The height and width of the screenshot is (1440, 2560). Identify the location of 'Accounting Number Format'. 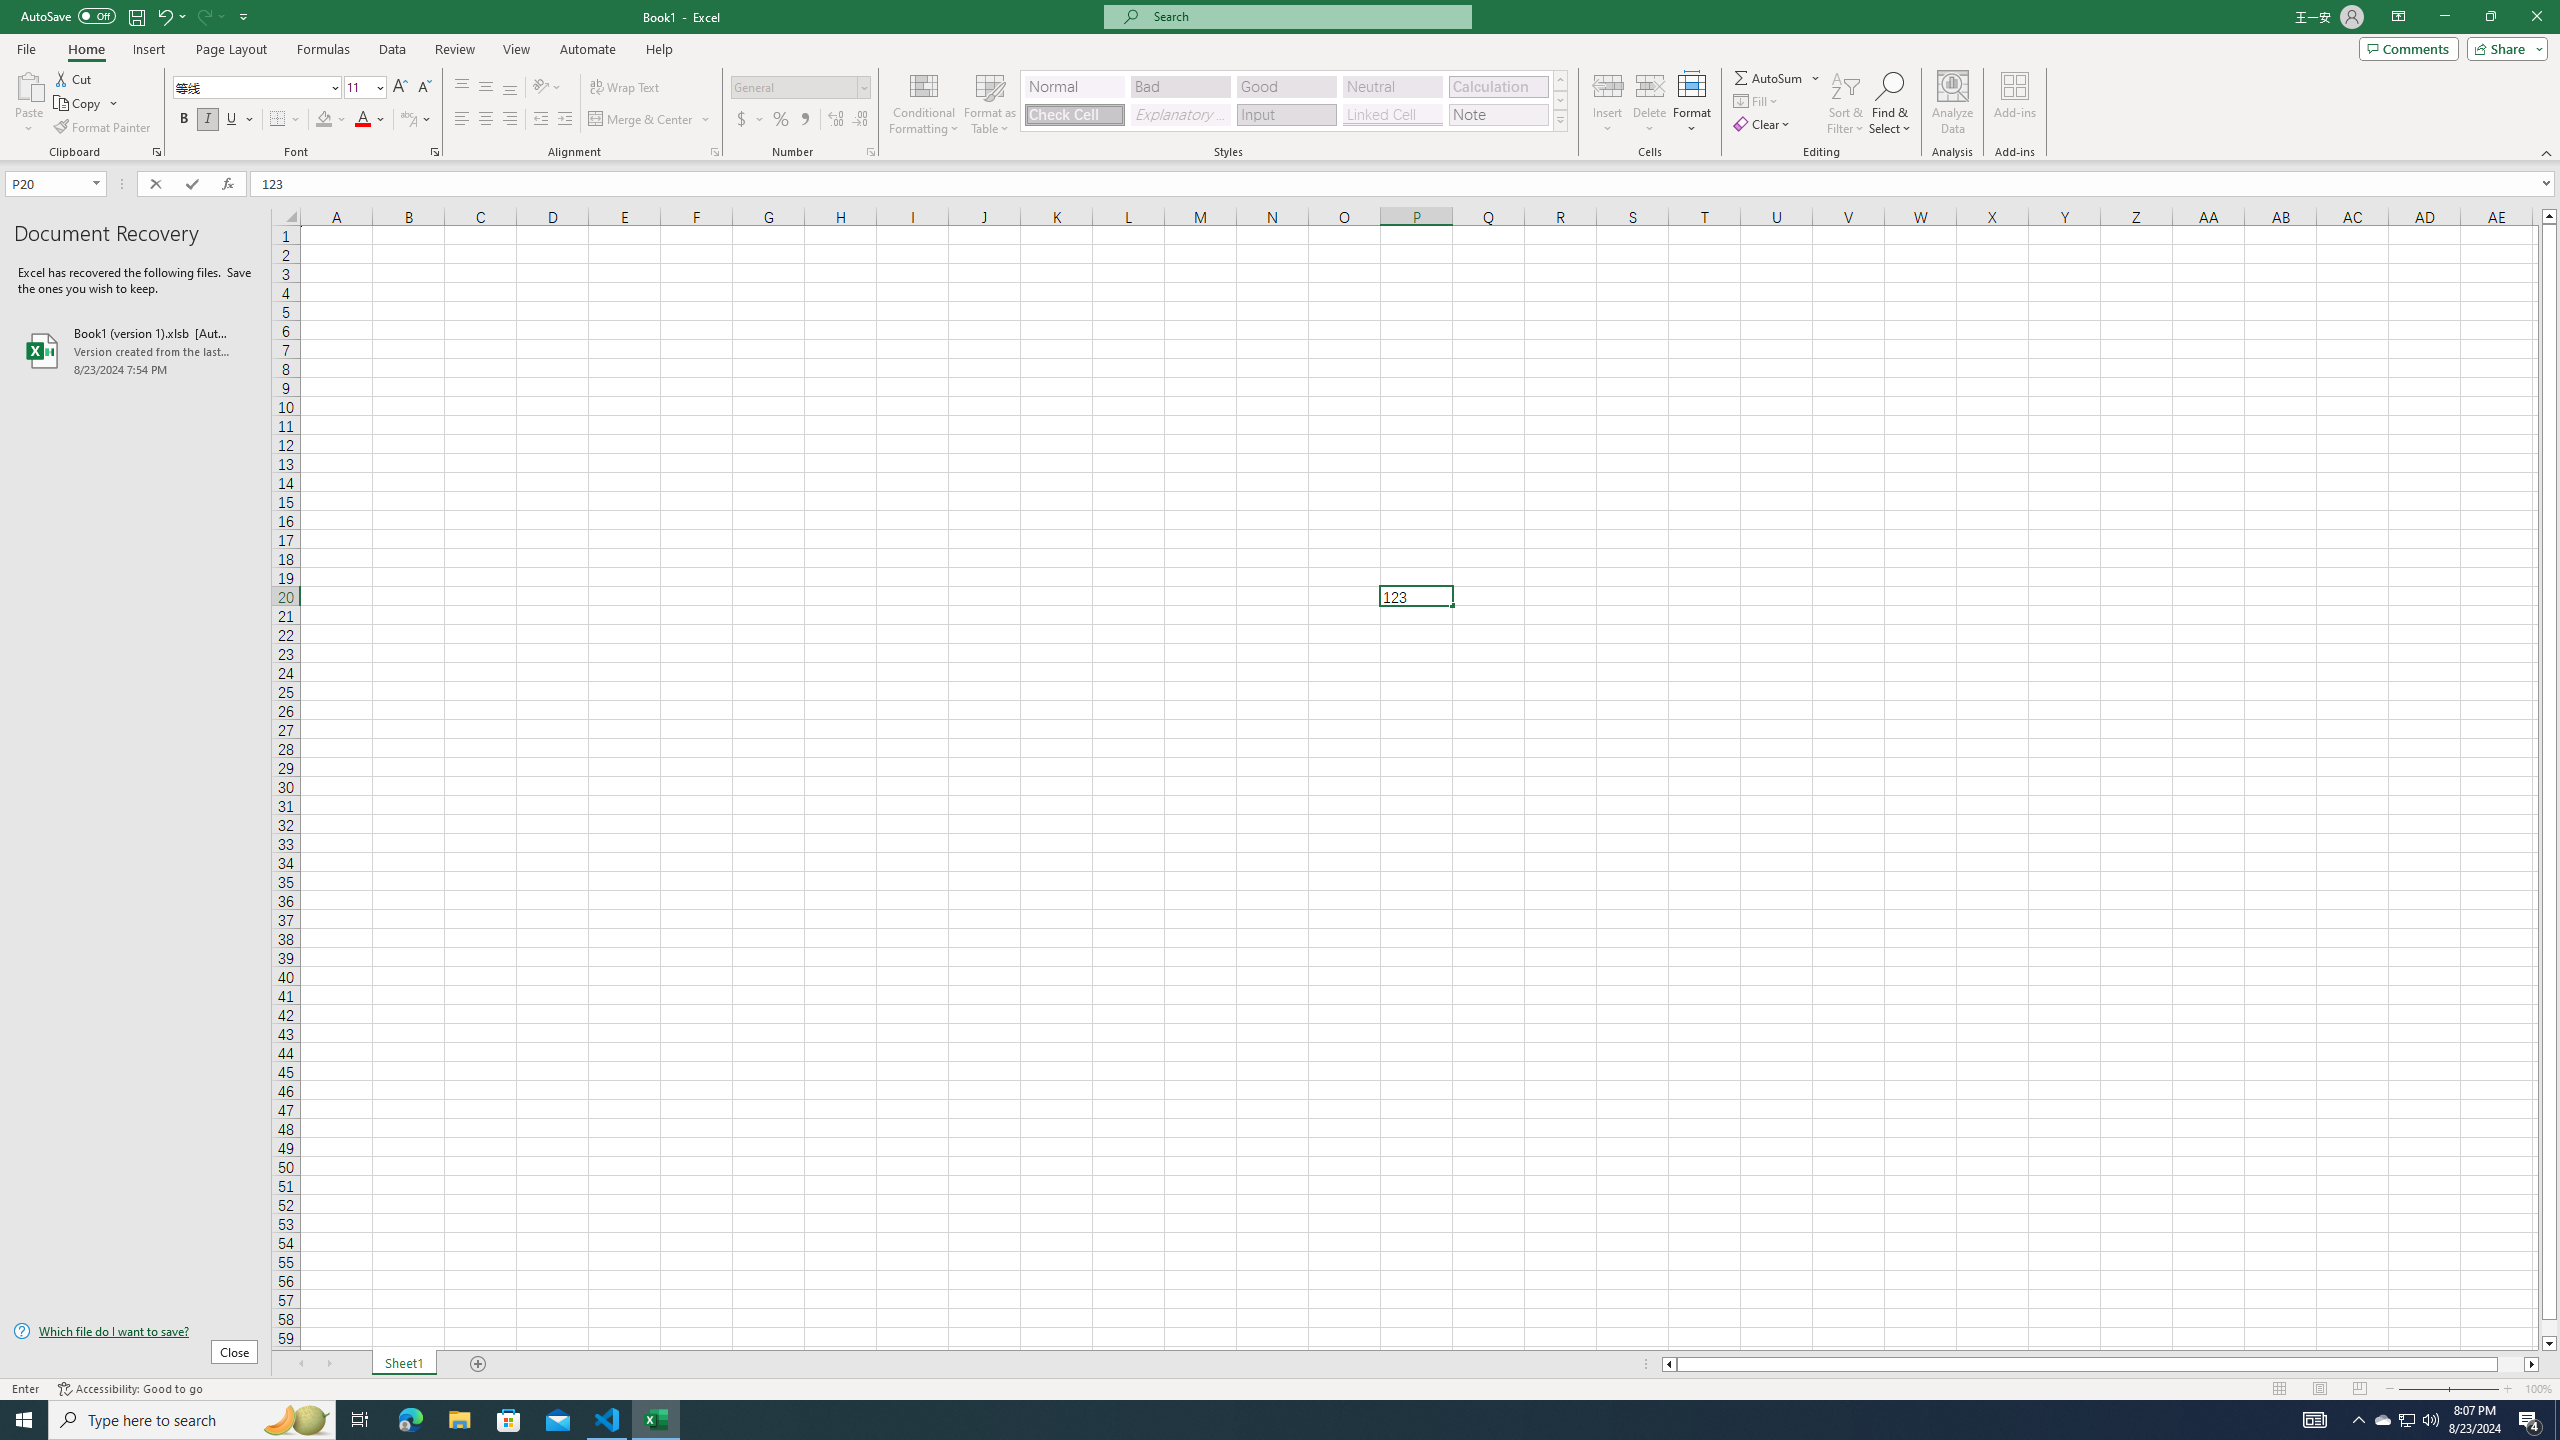
(750, 118).